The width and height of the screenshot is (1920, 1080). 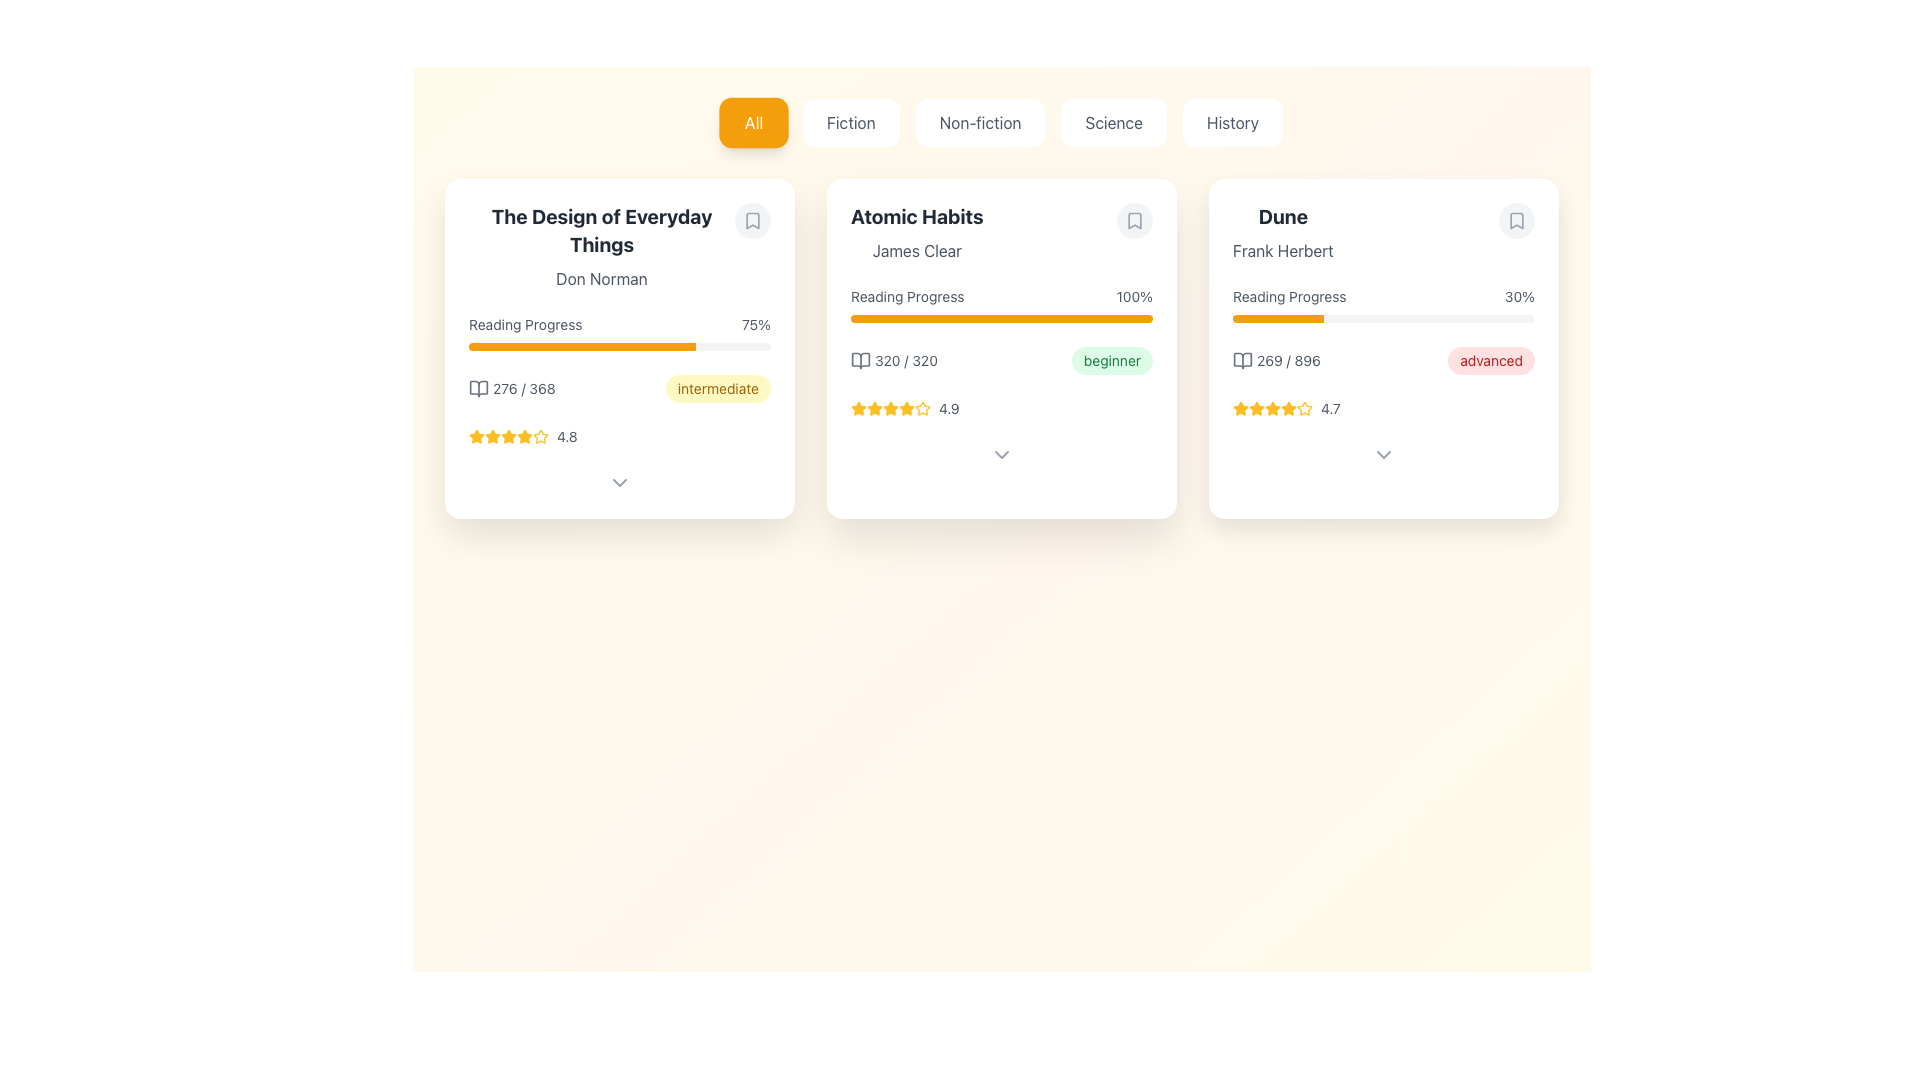 I want to click on text content displayed in the title and author section of the rightmost card in the visible card row, located near the top of the card, above the progress bar, so click(x=1283, y=231).